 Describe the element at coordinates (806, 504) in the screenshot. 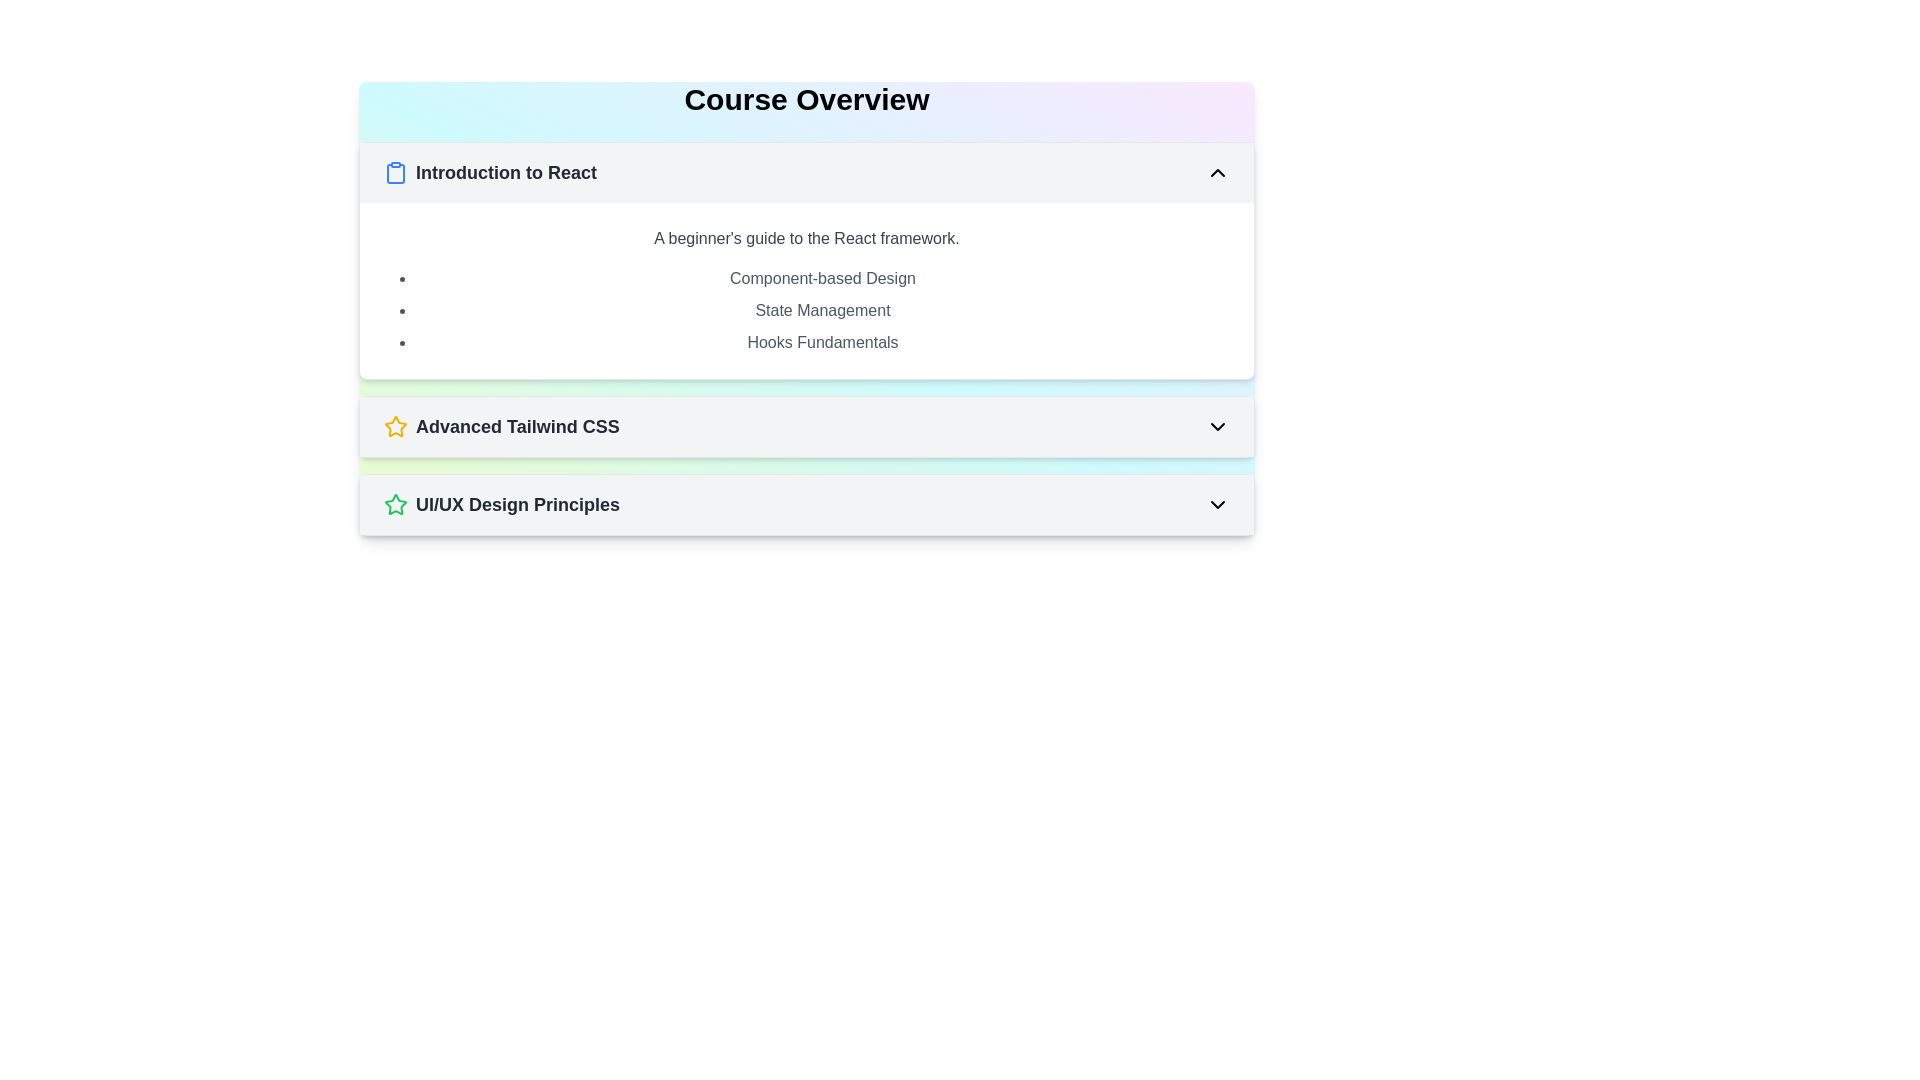

I see `the interactive expandable list item related to 'UI/UX Design Principles'` at that location.